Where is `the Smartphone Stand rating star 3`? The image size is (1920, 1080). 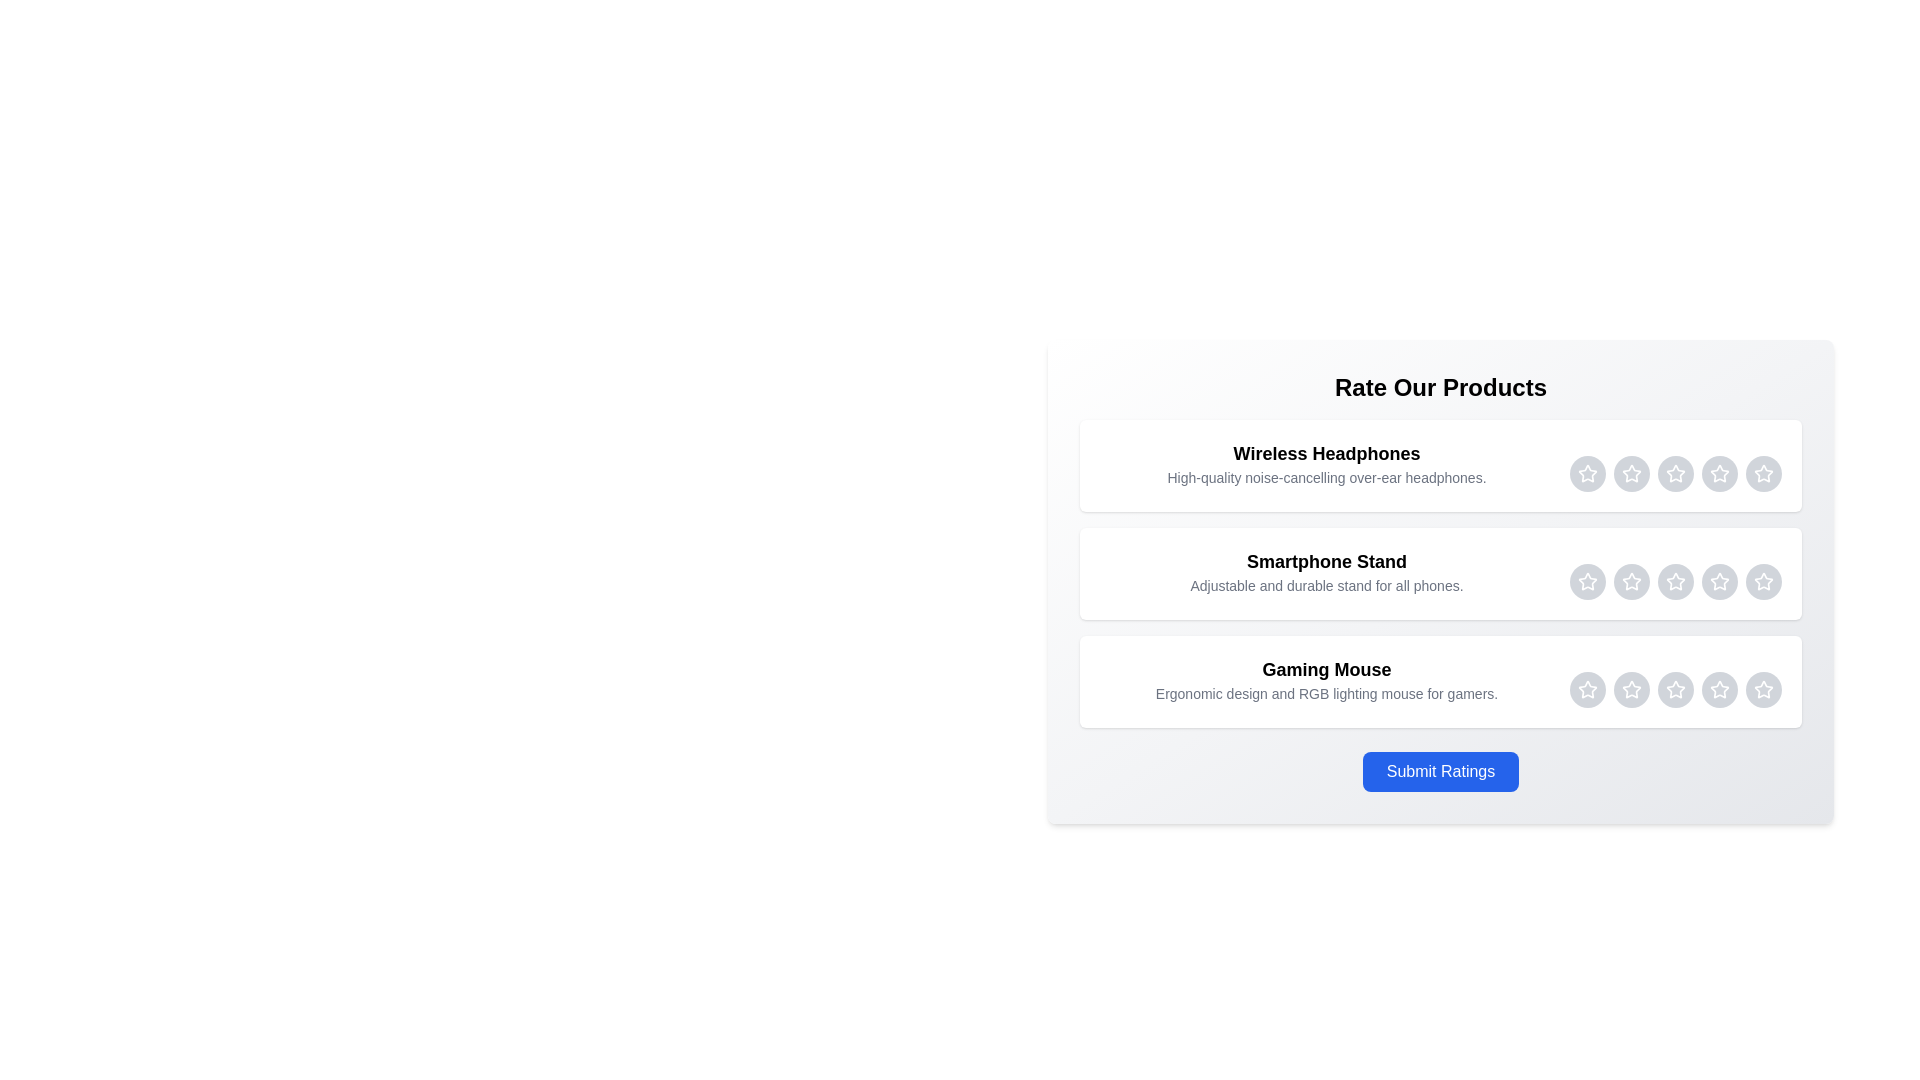 the Smartphone Stand rating star 3 is located at coordinates (1675, 582).